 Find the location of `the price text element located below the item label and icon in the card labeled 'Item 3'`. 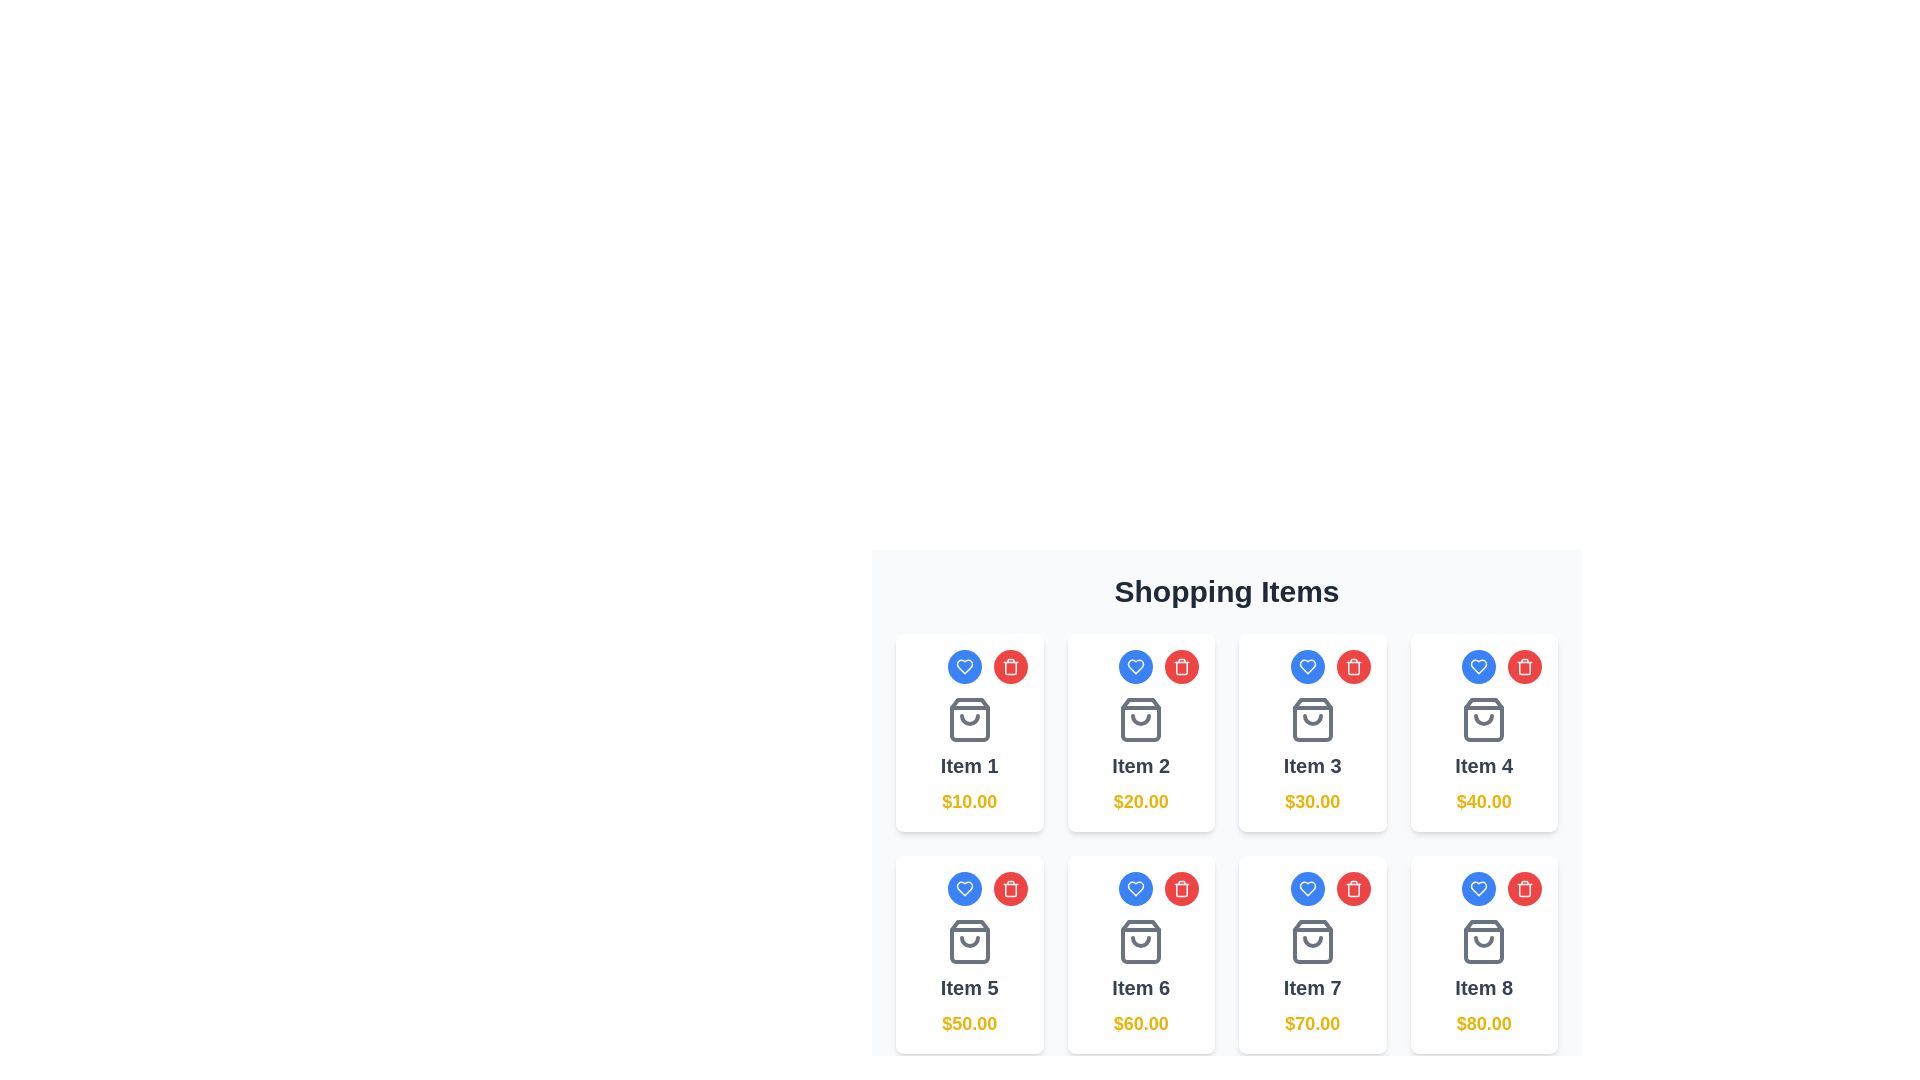

the price text element located below the item label and icon in the card labeled 'Item 3' is located at coordinates (1312, 801).